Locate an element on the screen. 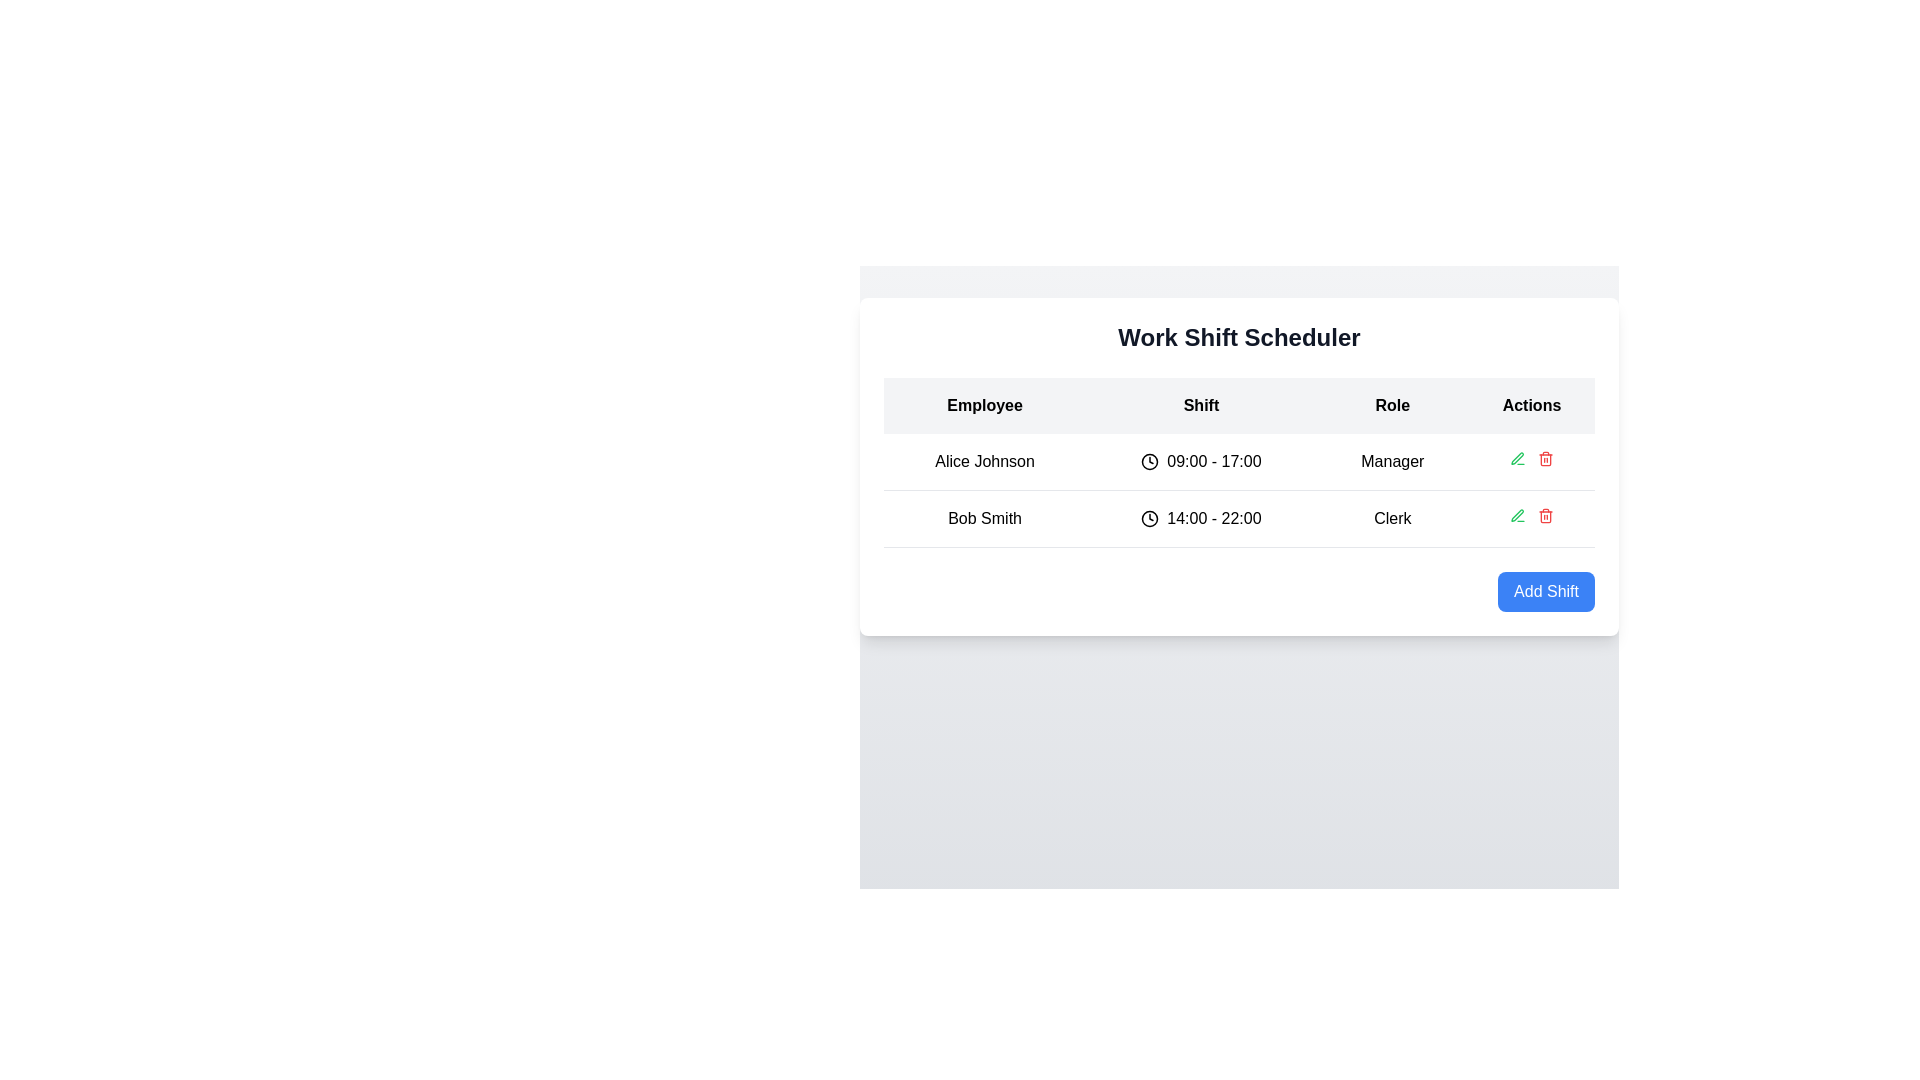 The height and width of the screenshot is (1080, 1920). the shift details for the employee 'Alice Johnson' in the first row of the 'Work Shift Scheduler' table is located at coordinates (1238, 490).